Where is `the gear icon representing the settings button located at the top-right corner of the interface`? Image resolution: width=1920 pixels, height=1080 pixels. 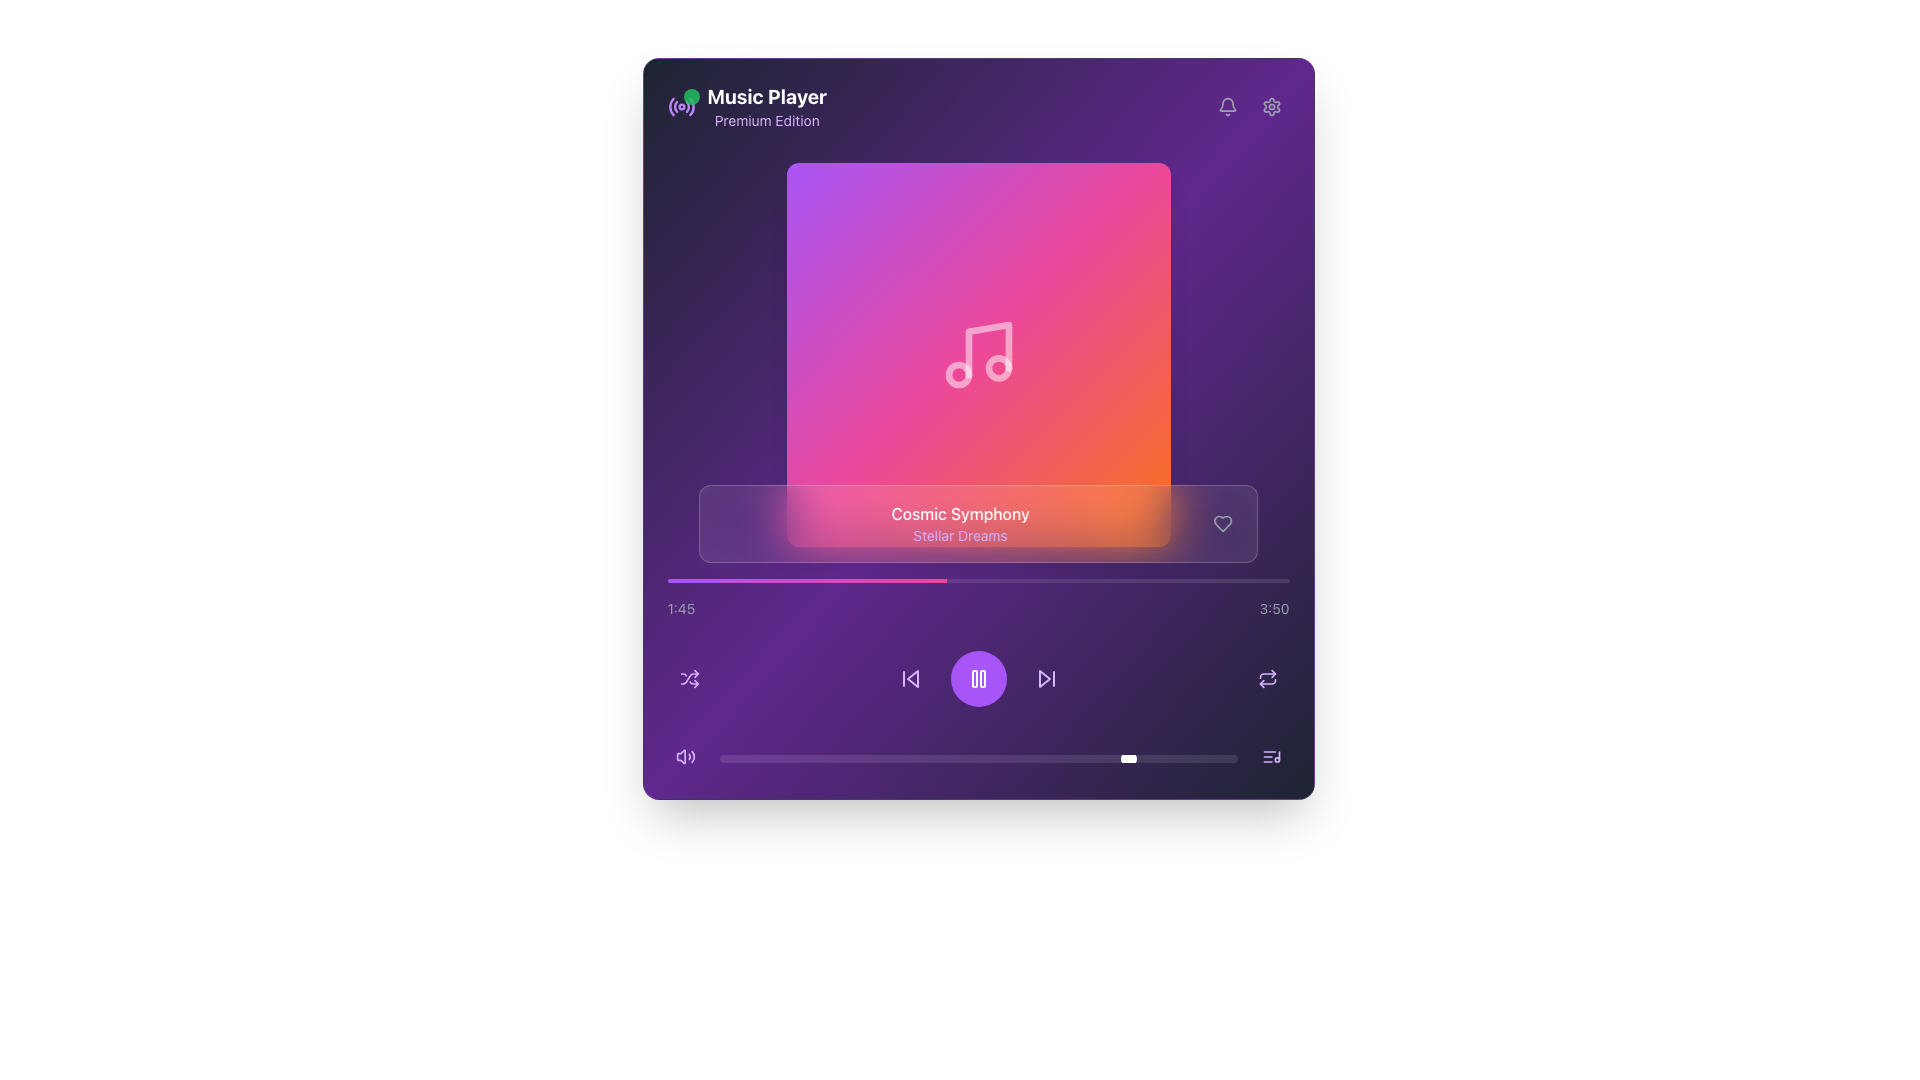
the gear icon representing the settings button located at the top-right corner of the interface is located at coordinates (1270, 107).